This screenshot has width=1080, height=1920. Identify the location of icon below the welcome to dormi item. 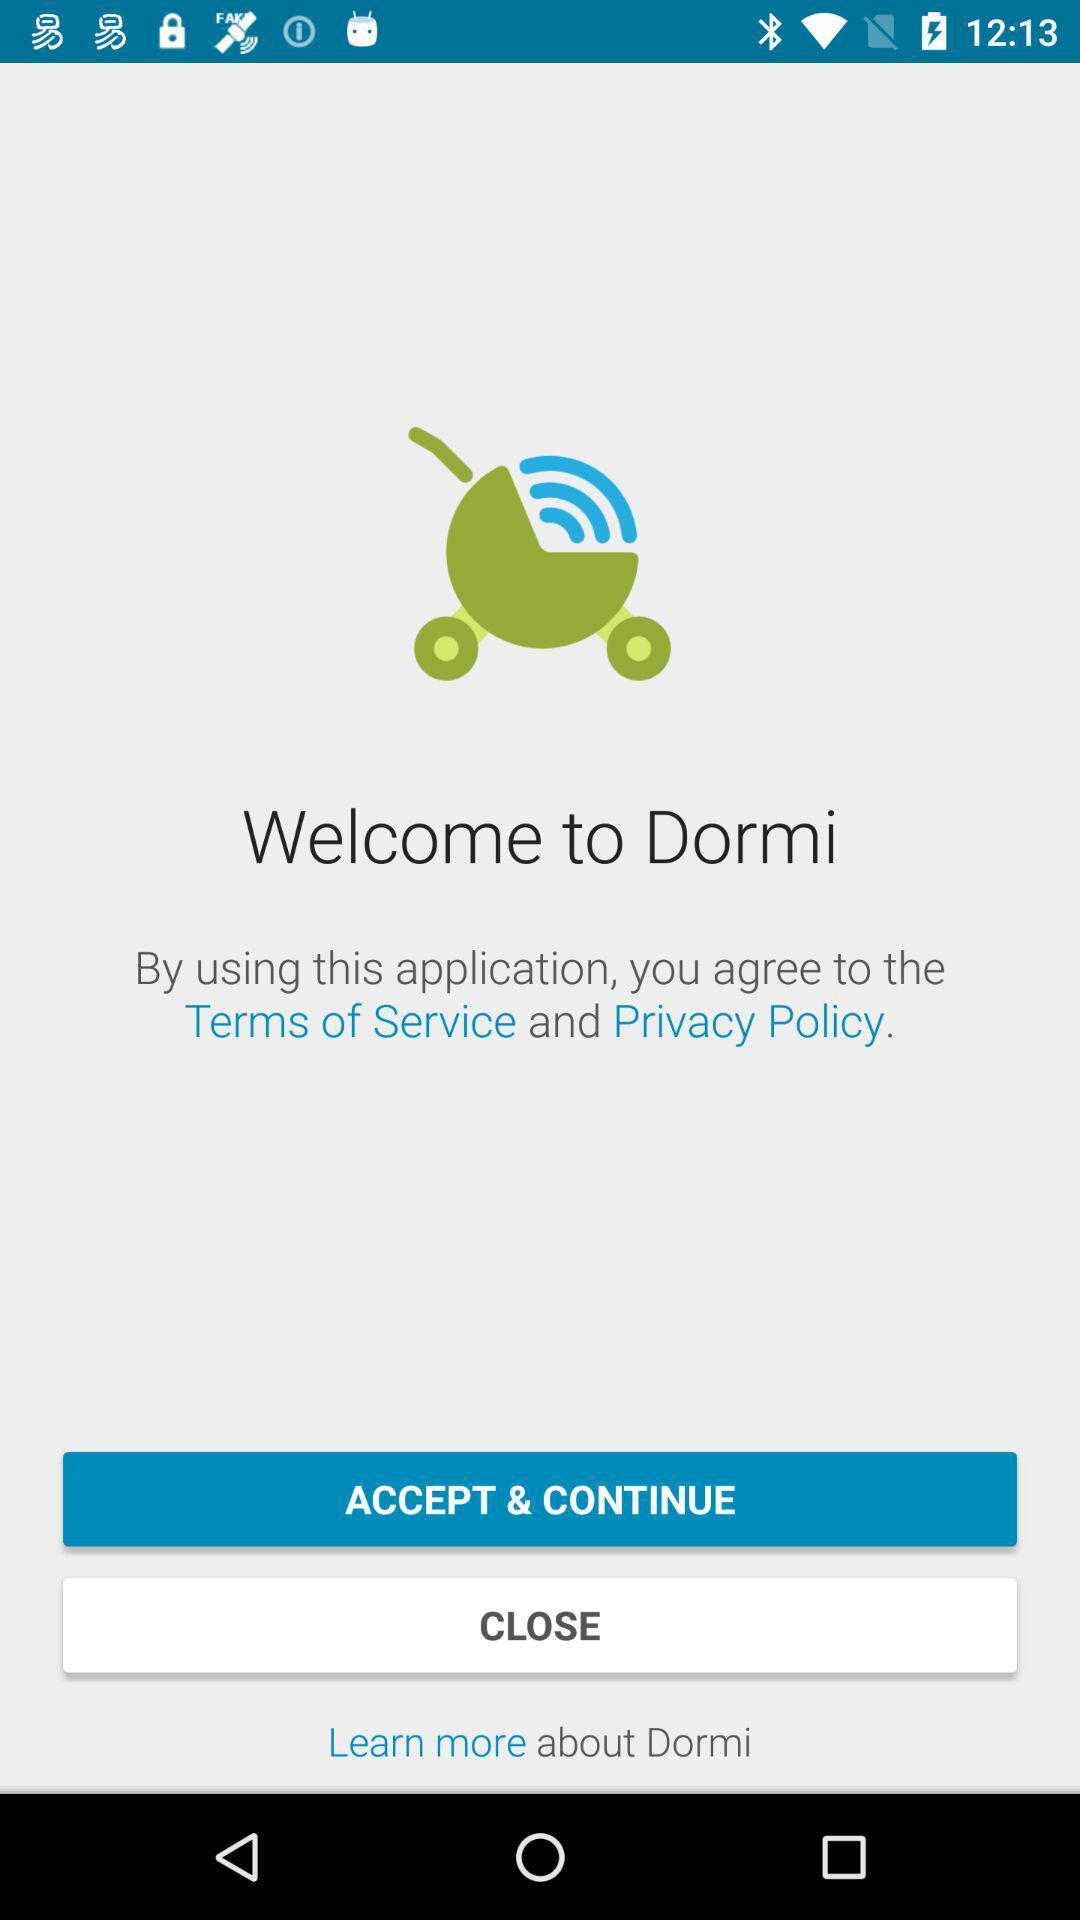
(540, 993).